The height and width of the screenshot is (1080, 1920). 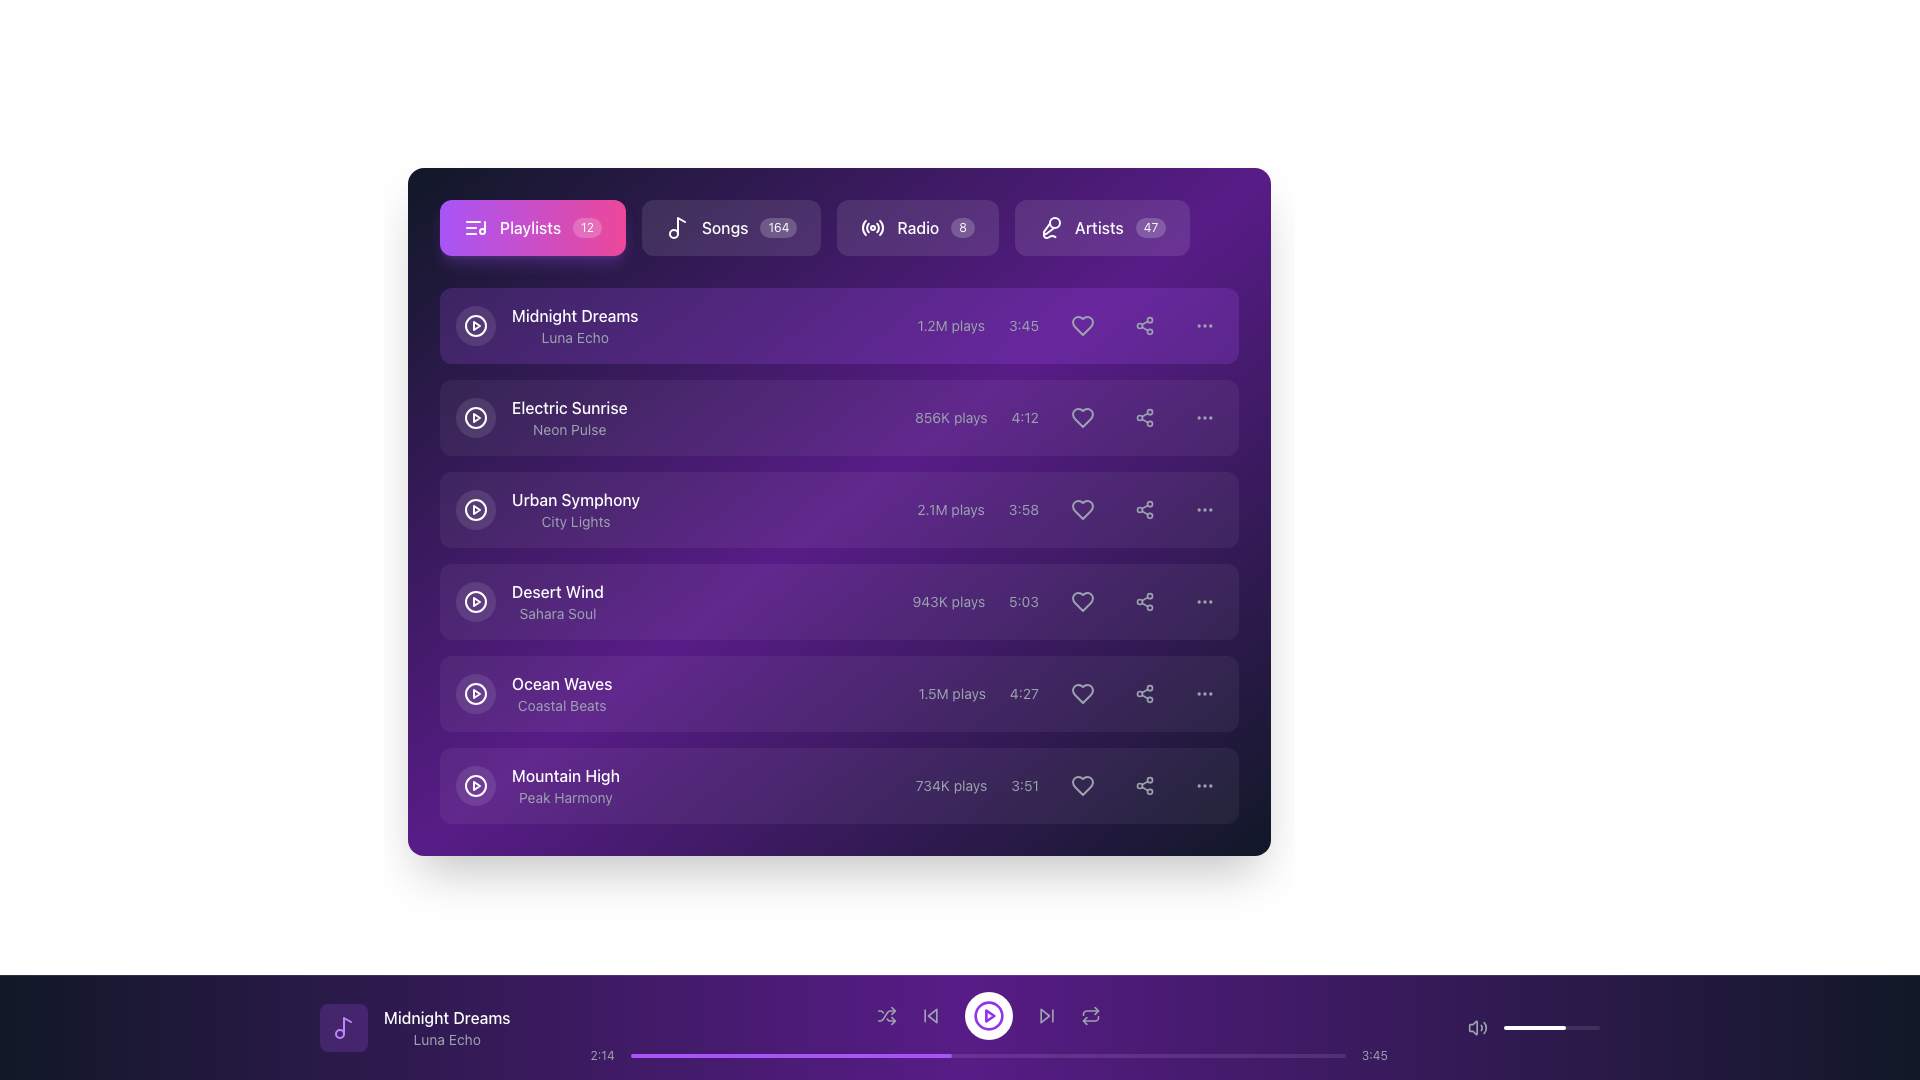 I want to click on the slider's value, so click(x=1532, y=1028).